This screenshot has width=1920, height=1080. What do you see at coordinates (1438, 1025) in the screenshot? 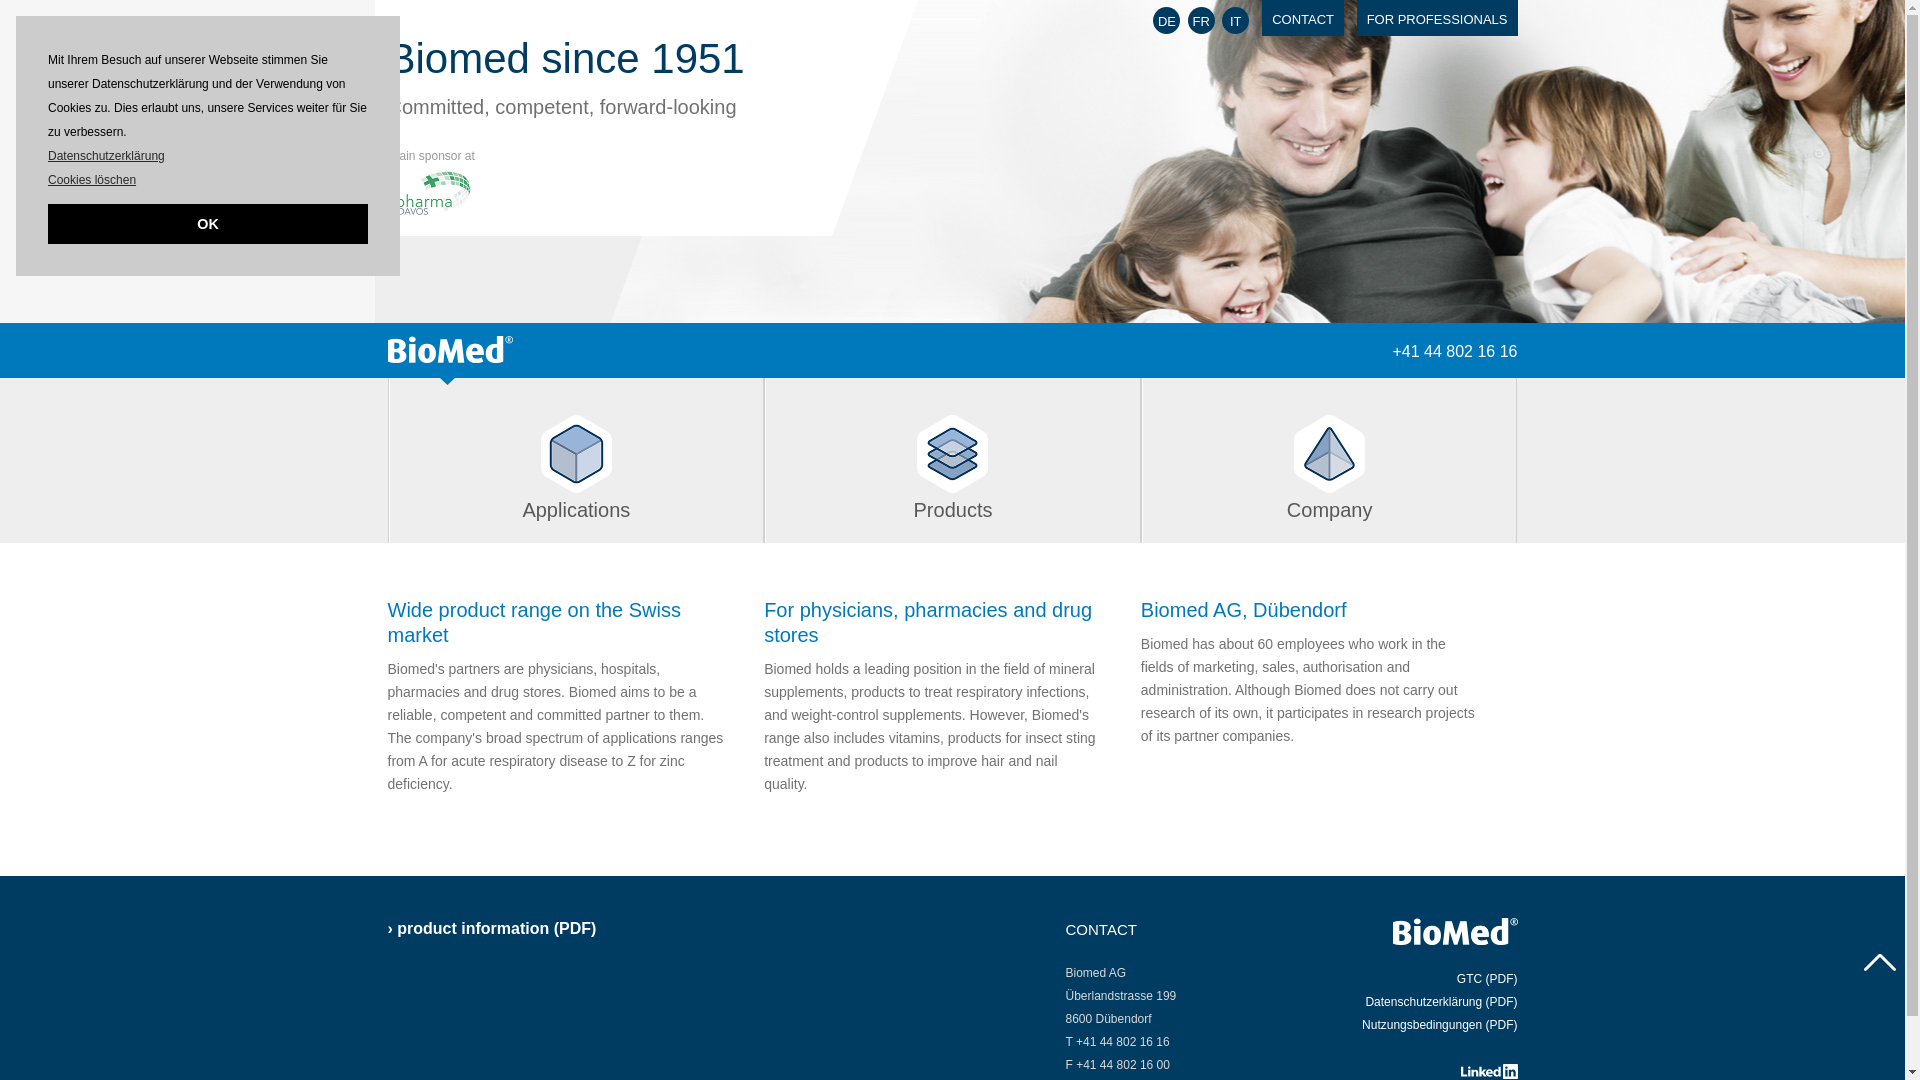
I see `'Nutzungsbedingungen (PDF)'` at bounding box center [1438, 1025].